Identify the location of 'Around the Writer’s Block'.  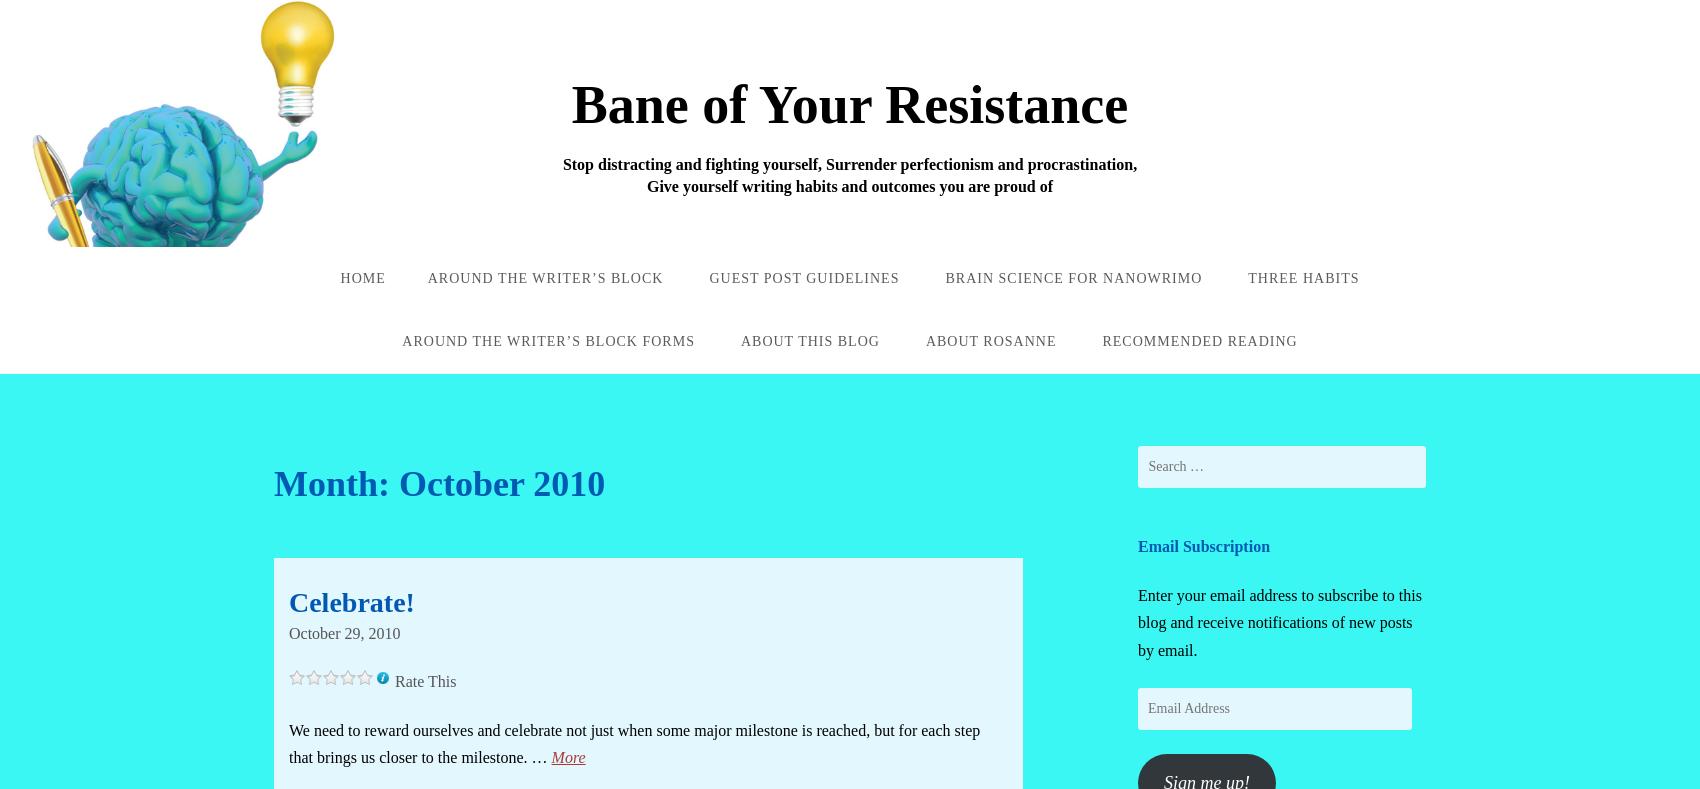
(544, 277).